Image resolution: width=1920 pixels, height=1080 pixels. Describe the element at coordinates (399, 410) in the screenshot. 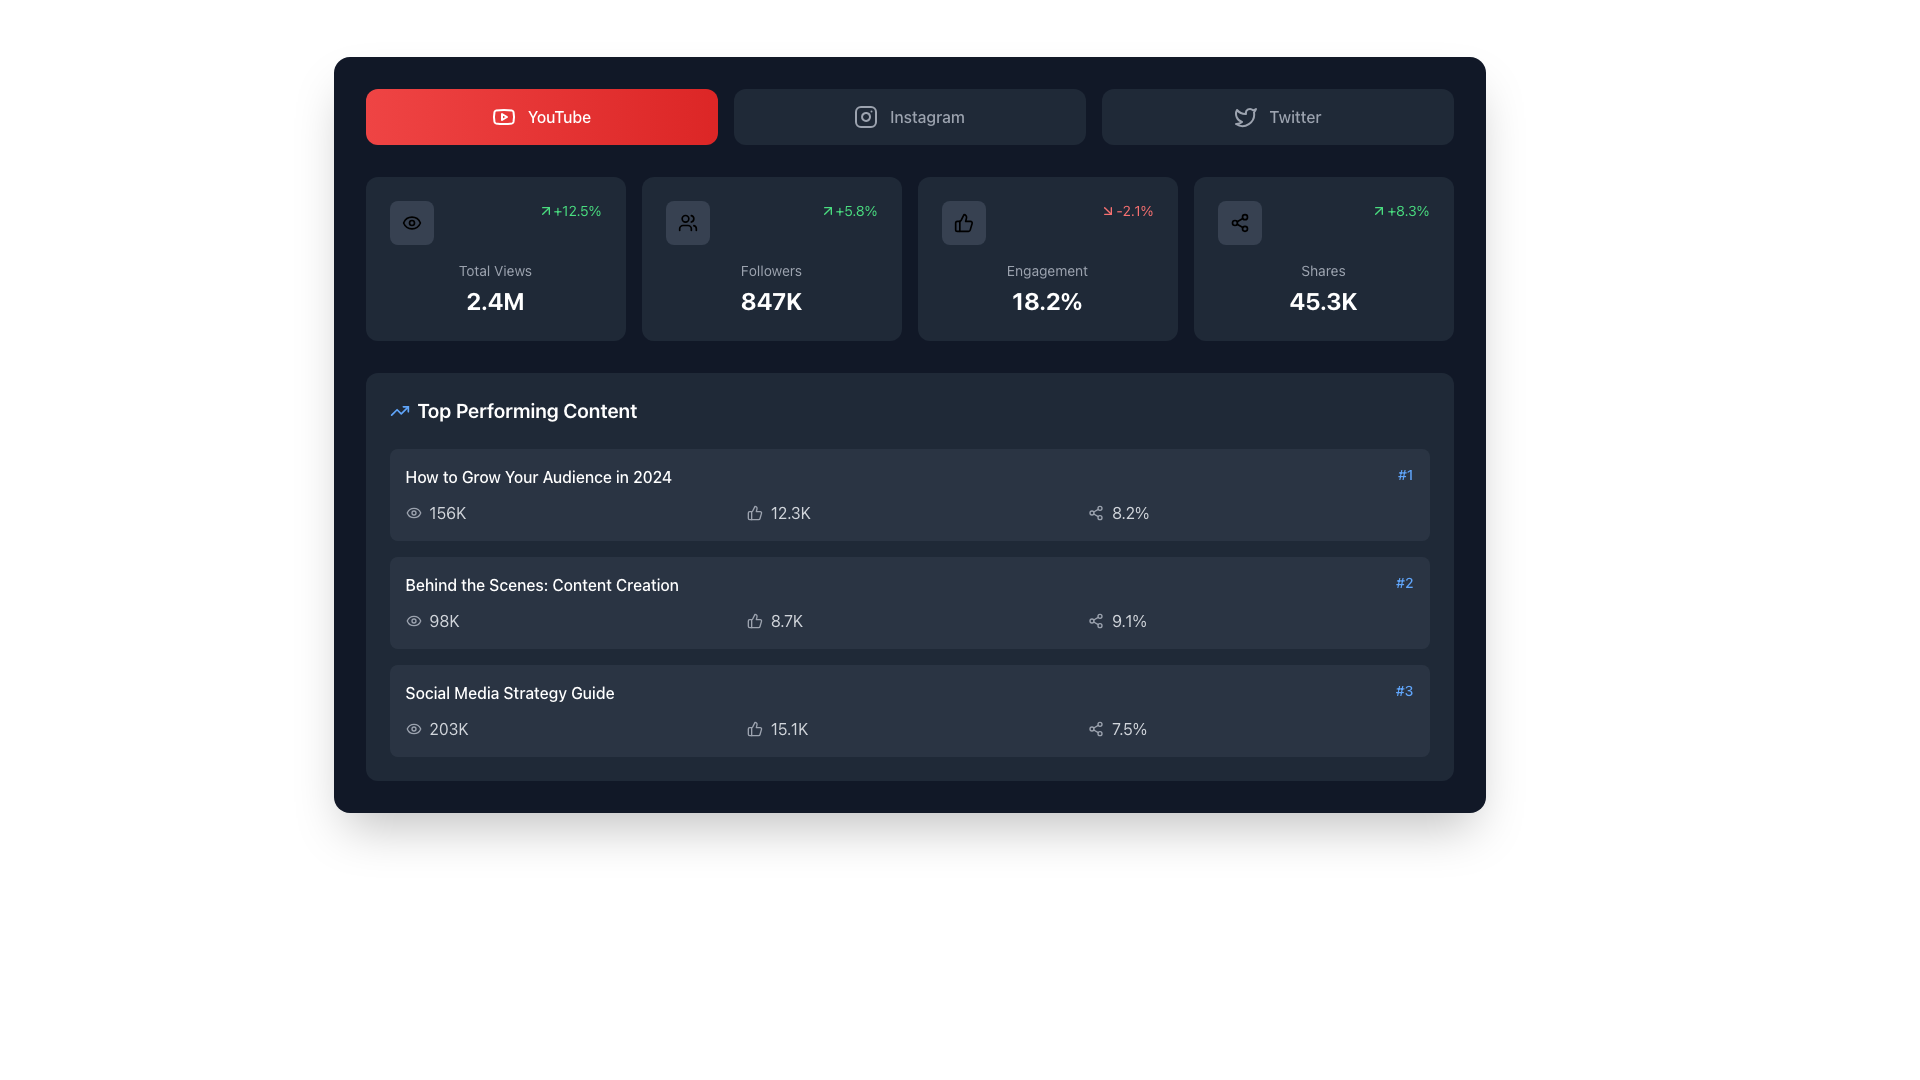

I see `the improvement icon located to the left of the 'Top Performing Content' text, which denotes progress or trending upward` at that location.